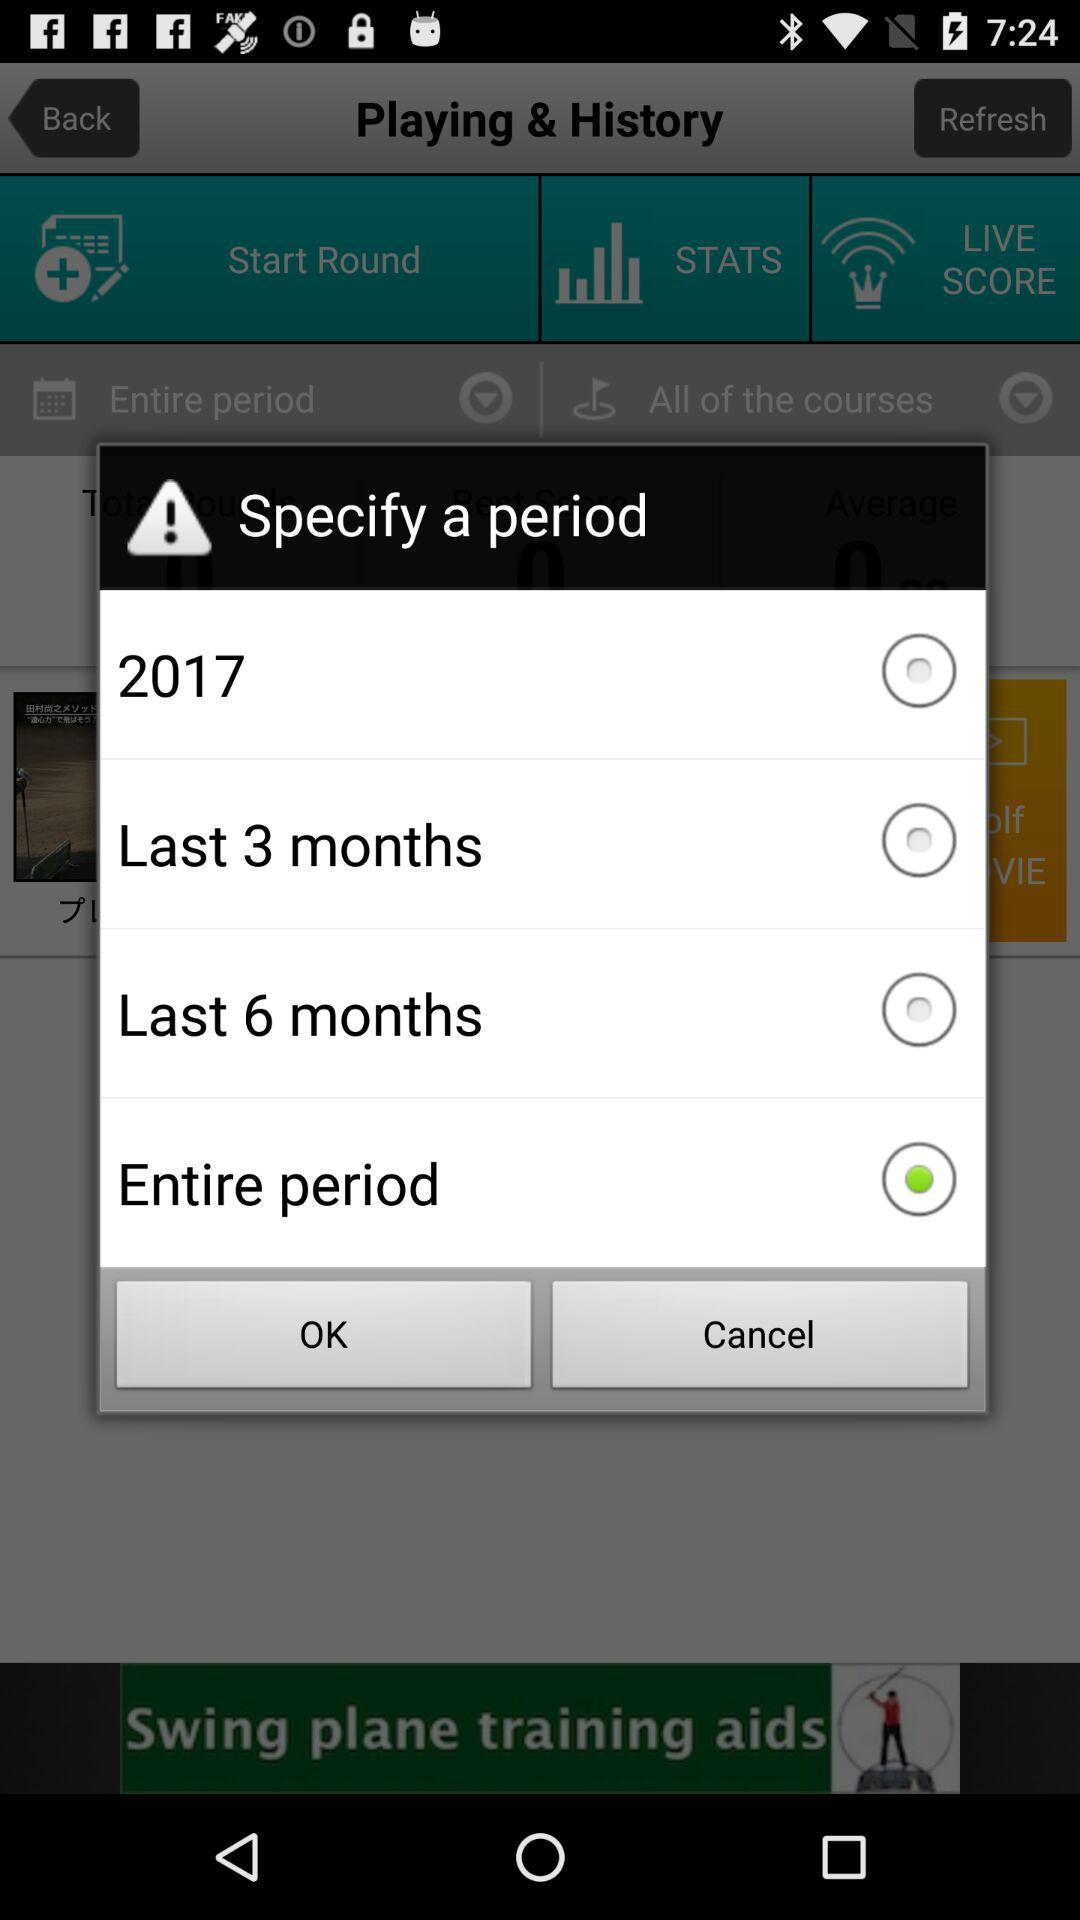  Describe the element at coordinates (323, 1340) in the screenshot. I see `the button to the left of cancel` at that location.